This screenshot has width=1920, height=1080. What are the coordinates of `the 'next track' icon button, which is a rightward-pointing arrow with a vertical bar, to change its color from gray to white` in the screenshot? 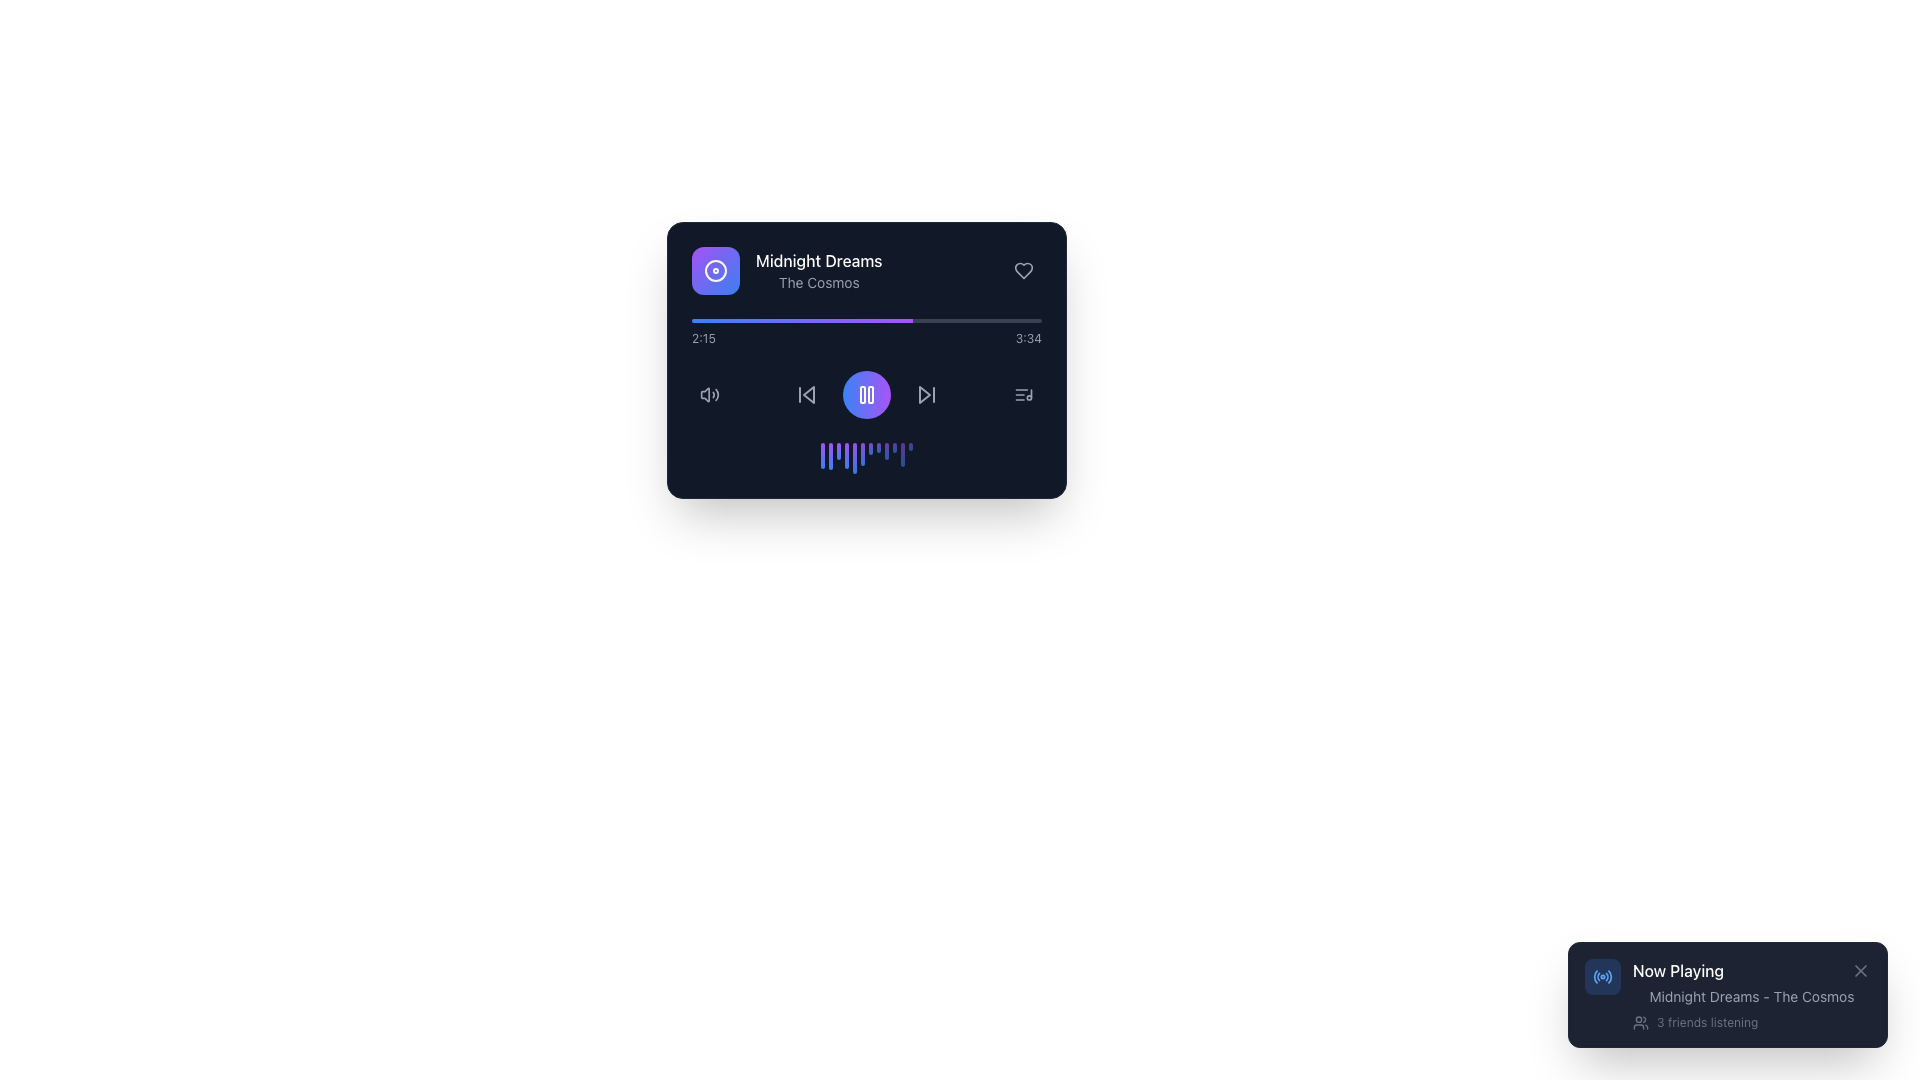 It's located at (925, 394).